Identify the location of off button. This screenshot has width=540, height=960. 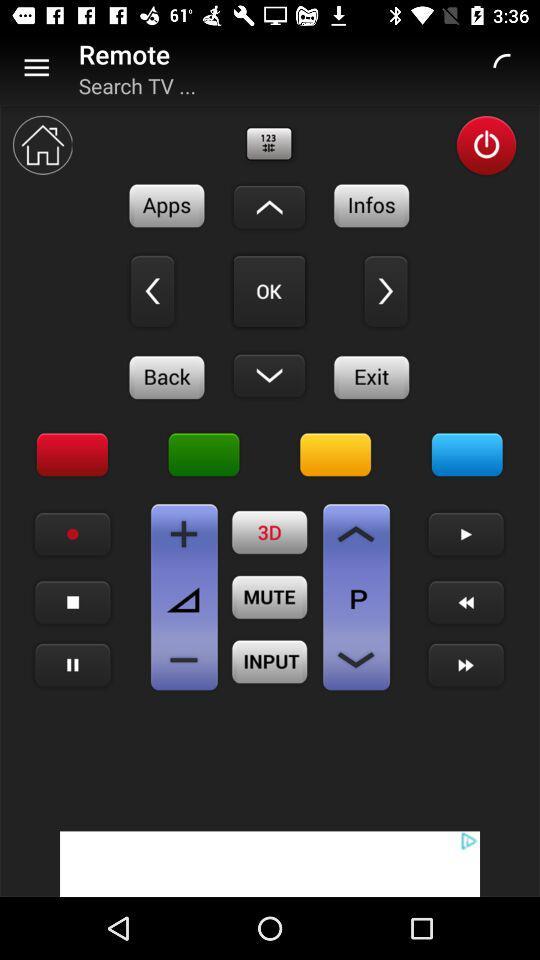
(485, 144).